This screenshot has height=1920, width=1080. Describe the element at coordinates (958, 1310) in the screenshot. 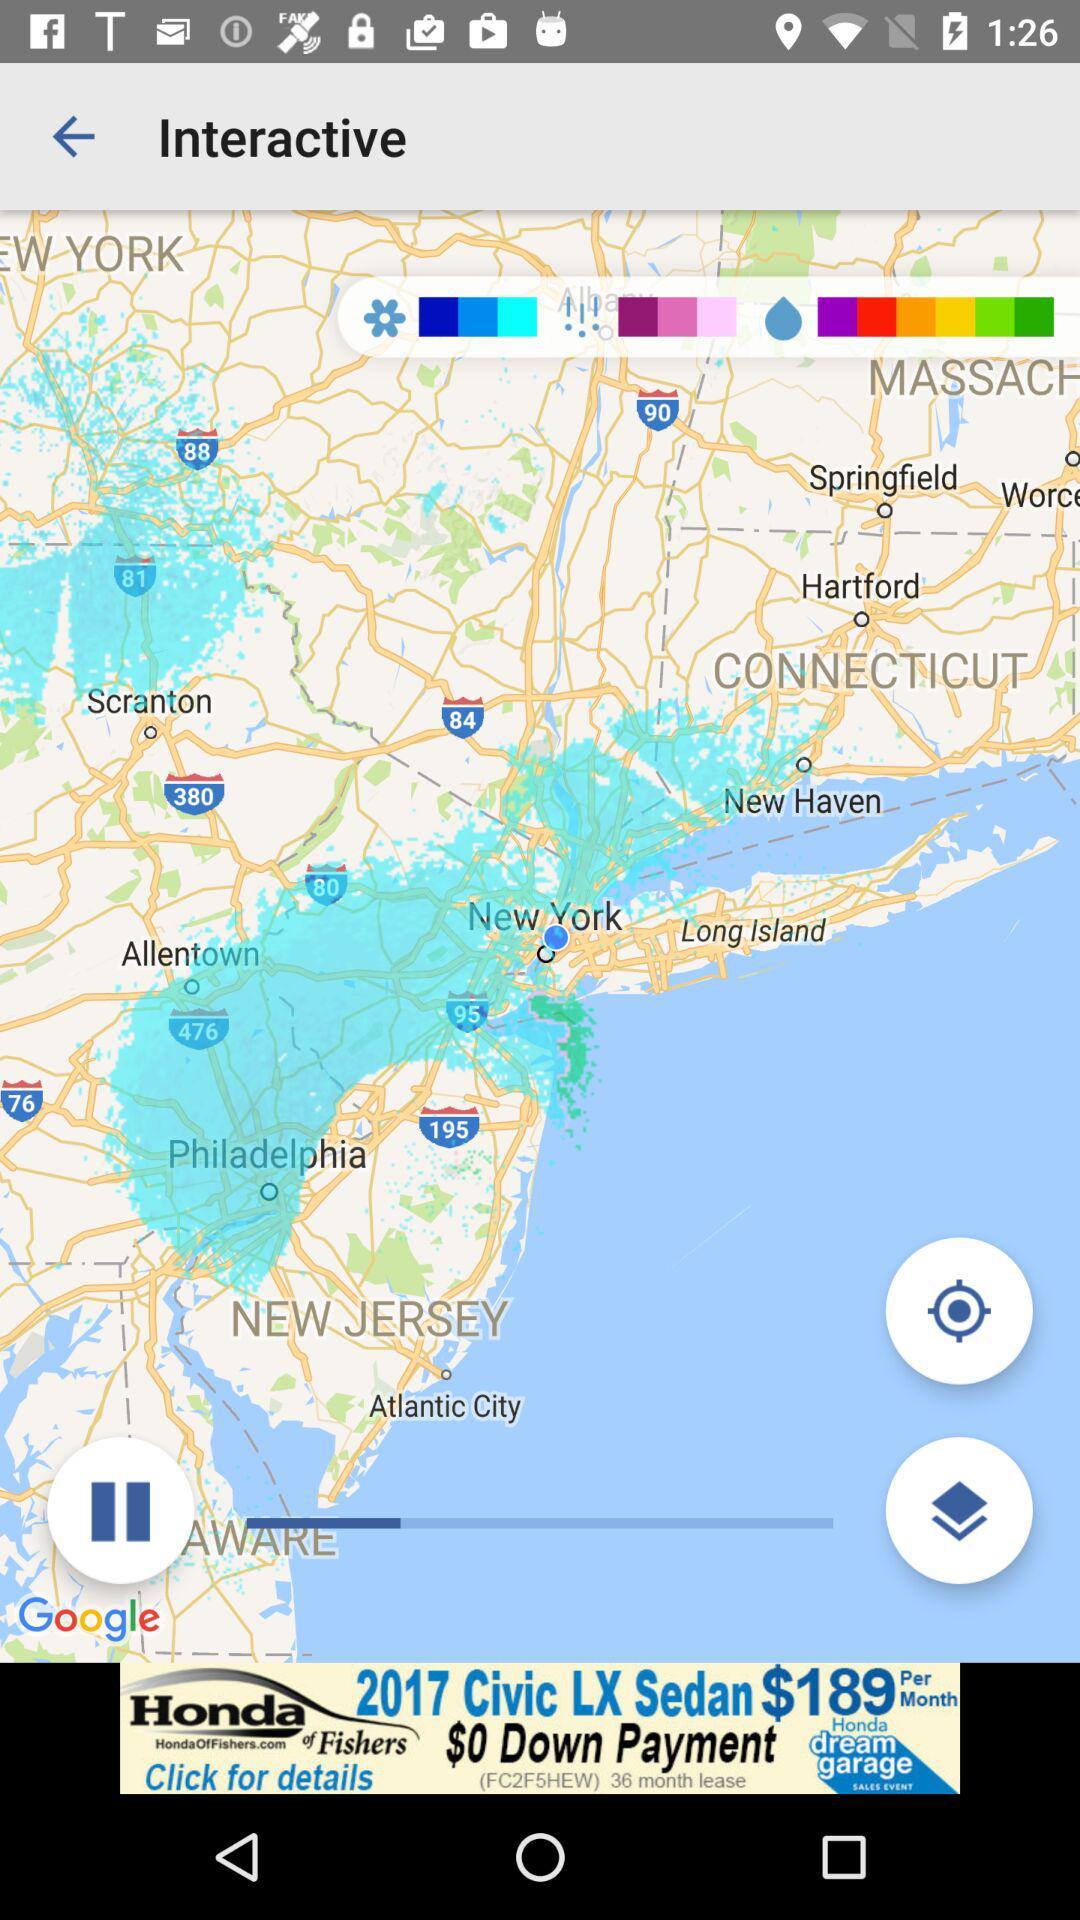

I see `show my location` at that location.